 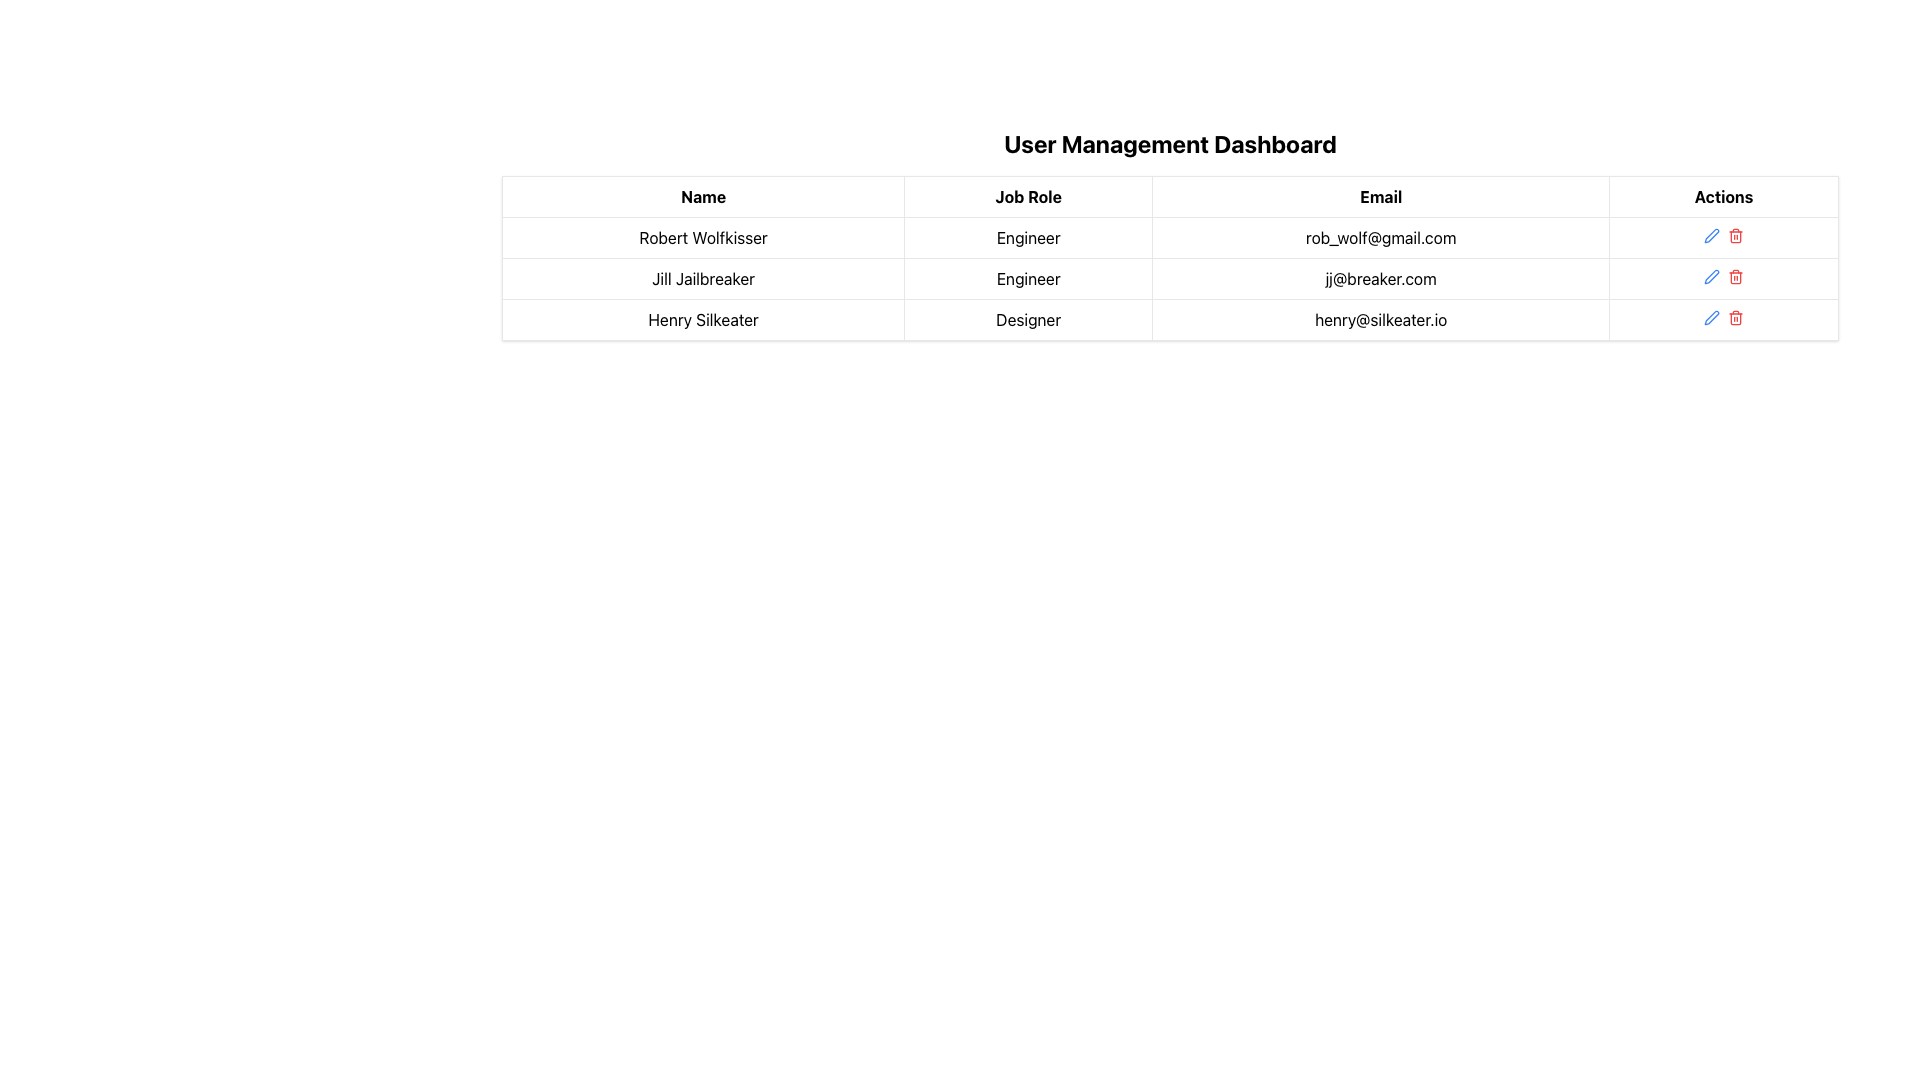 What do you see at coordinates (703, 278) in the screenshot?
I see `the static text element displaying the name 'Jill Jailbreaker' in the User Management Dashboard` at bounding box center [703, 278].